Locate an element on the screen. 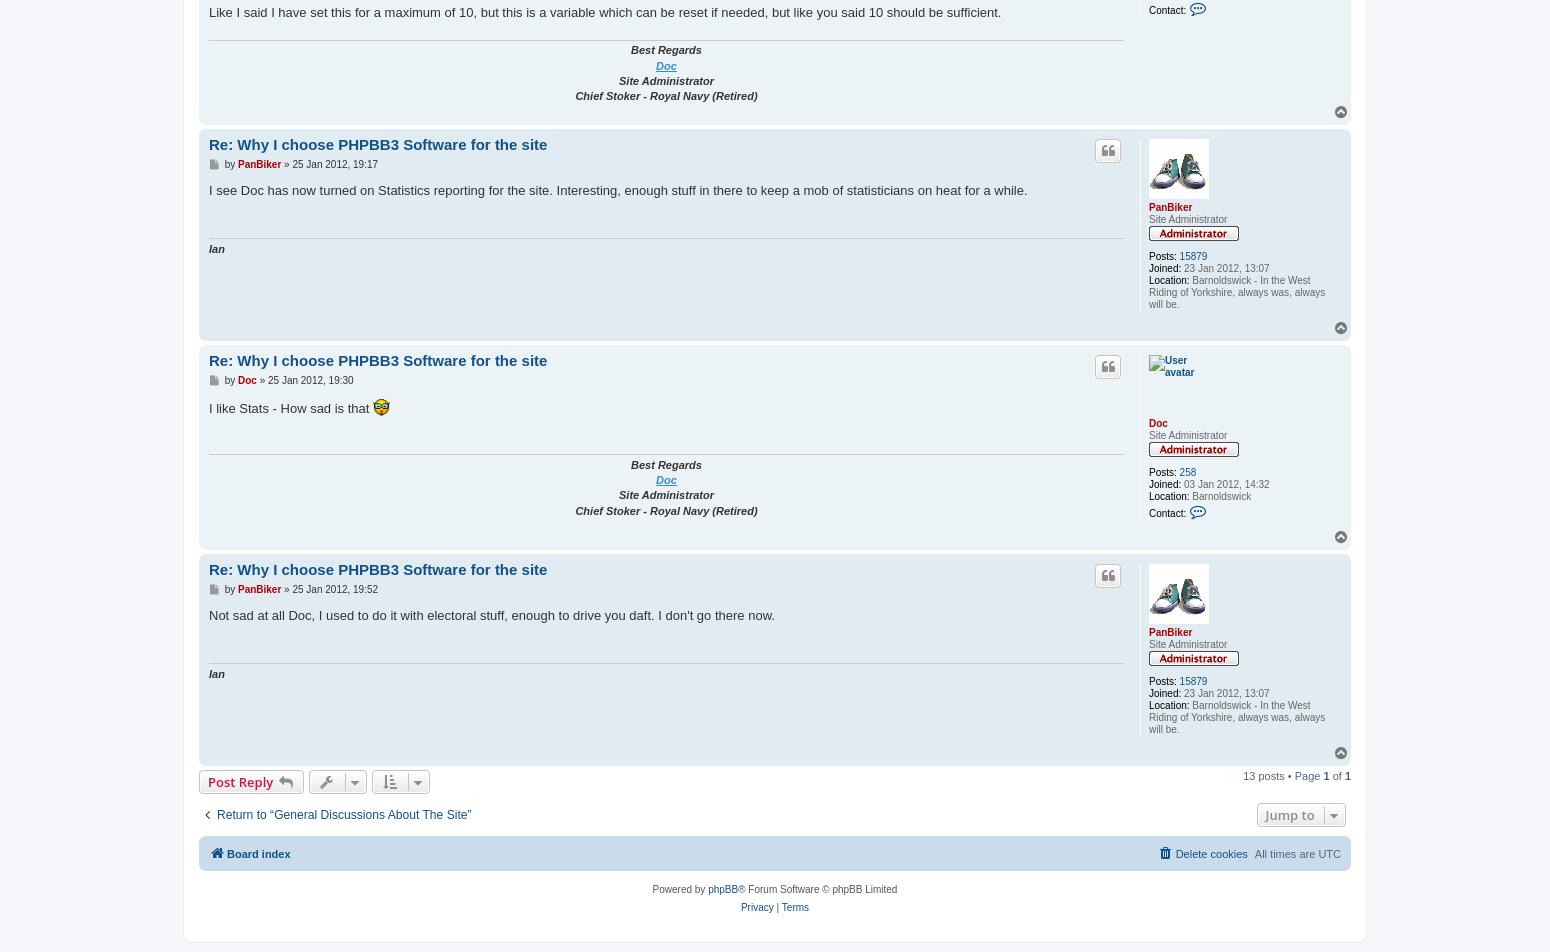 This screenshot has width=1550, height=952. '25 Jan 2012, 19:52' is located at coordinates (333, 588).